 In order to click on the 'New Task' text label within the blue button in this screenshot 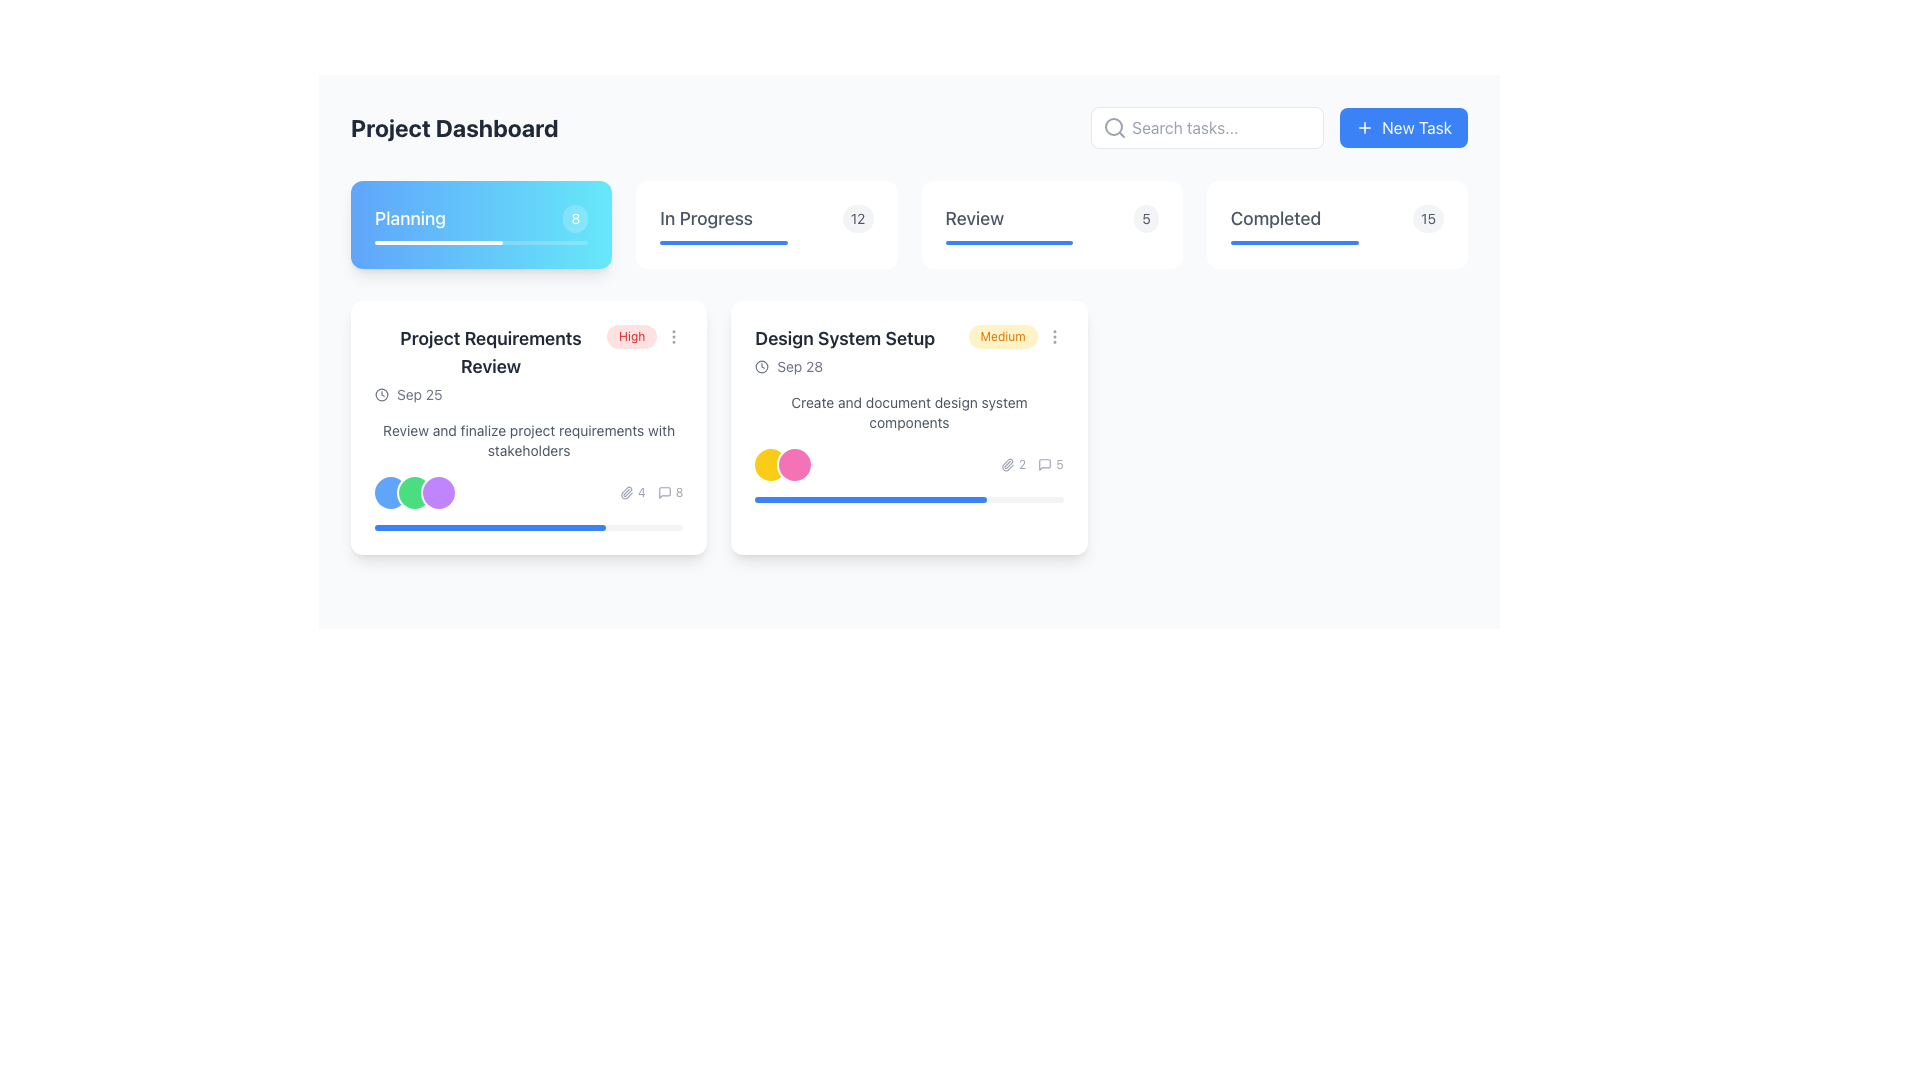, I will do `click(1415, 127)`.